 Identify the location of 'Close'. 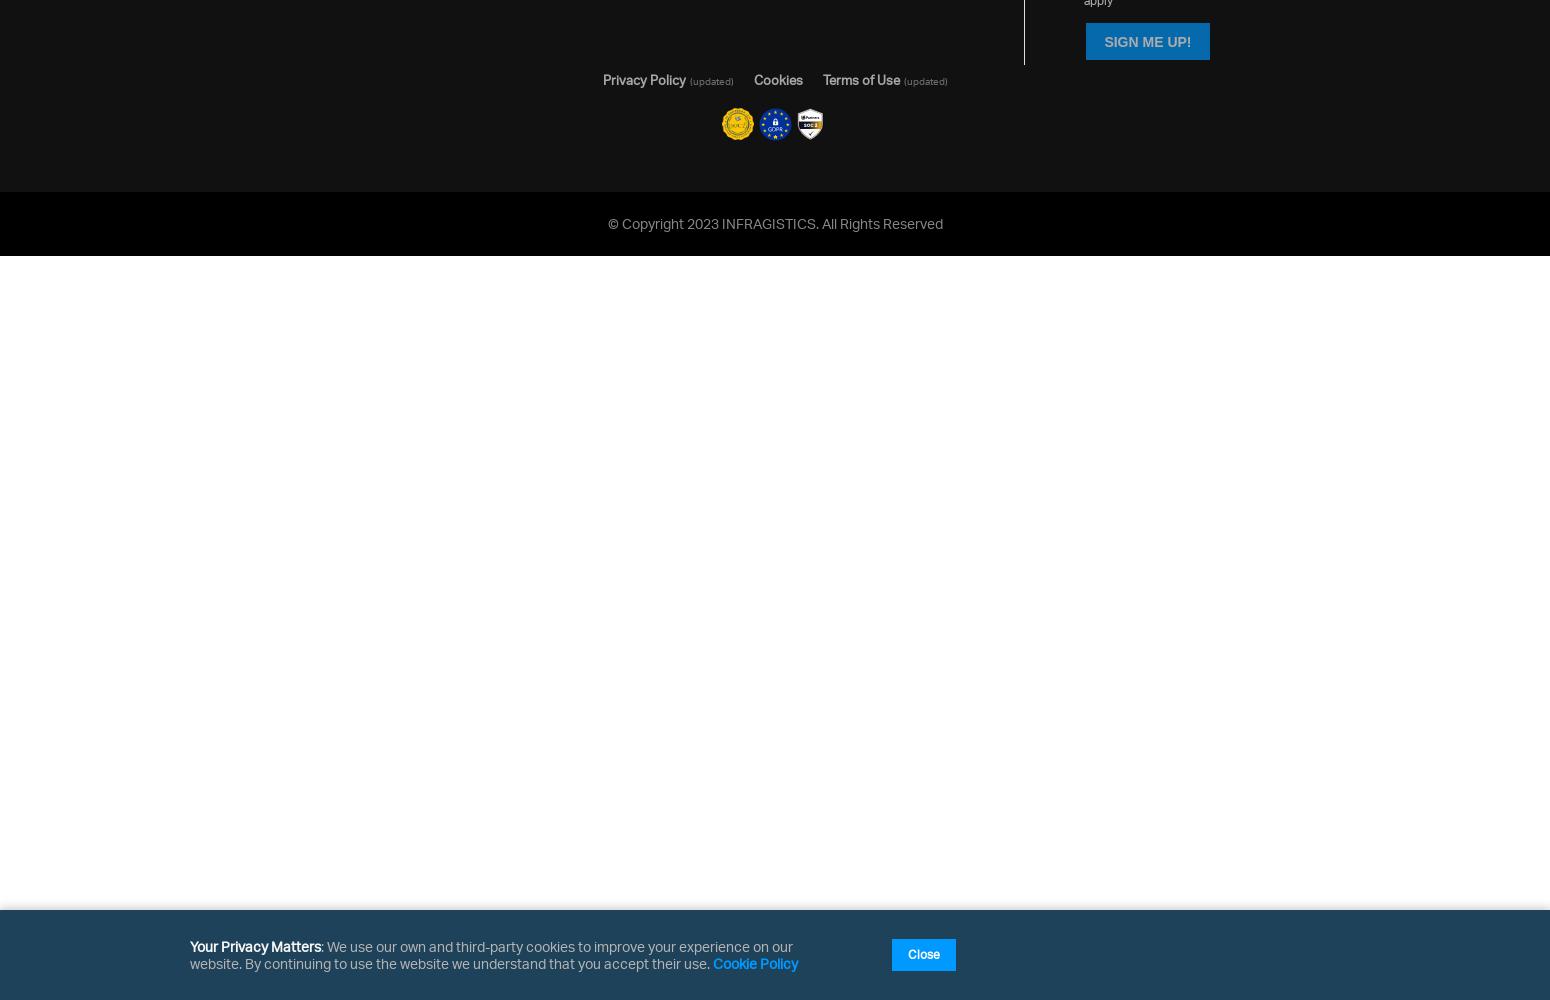
(923, 953).